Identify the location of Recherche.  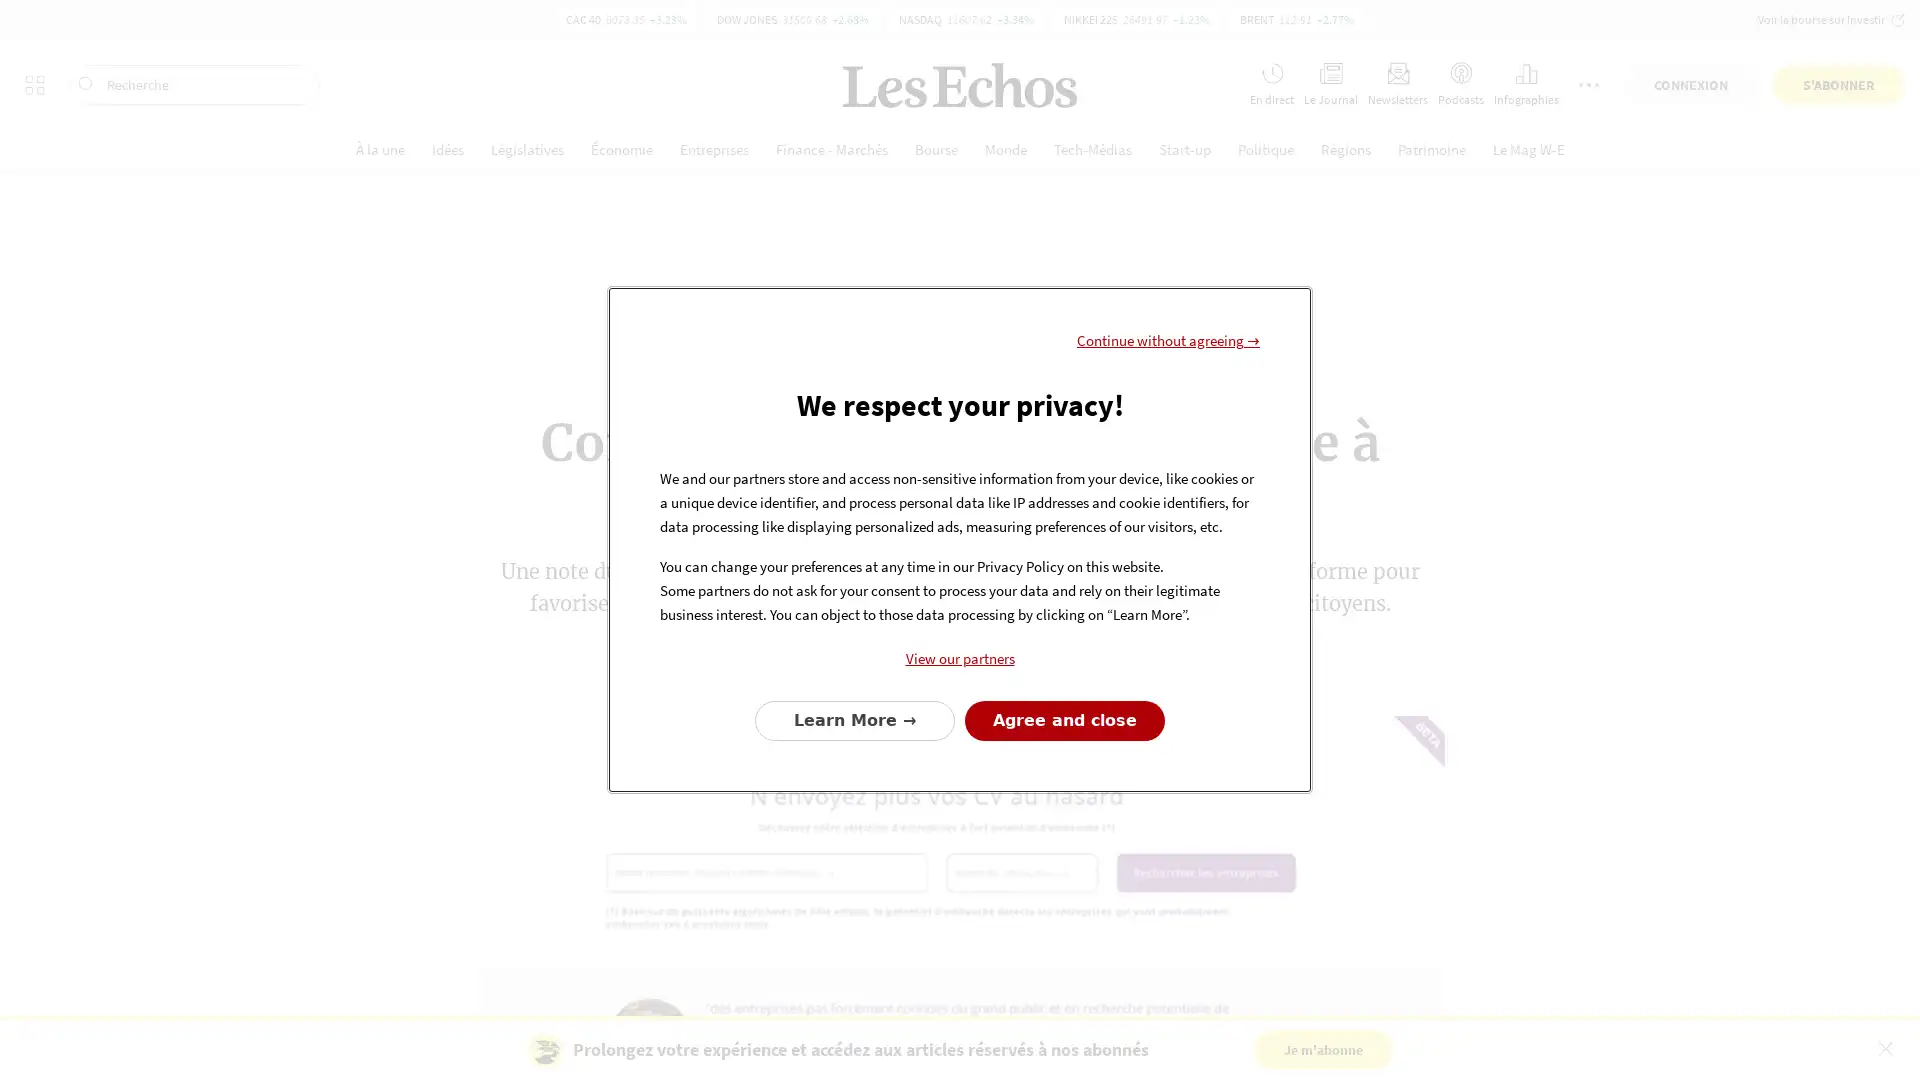
(195, 27).